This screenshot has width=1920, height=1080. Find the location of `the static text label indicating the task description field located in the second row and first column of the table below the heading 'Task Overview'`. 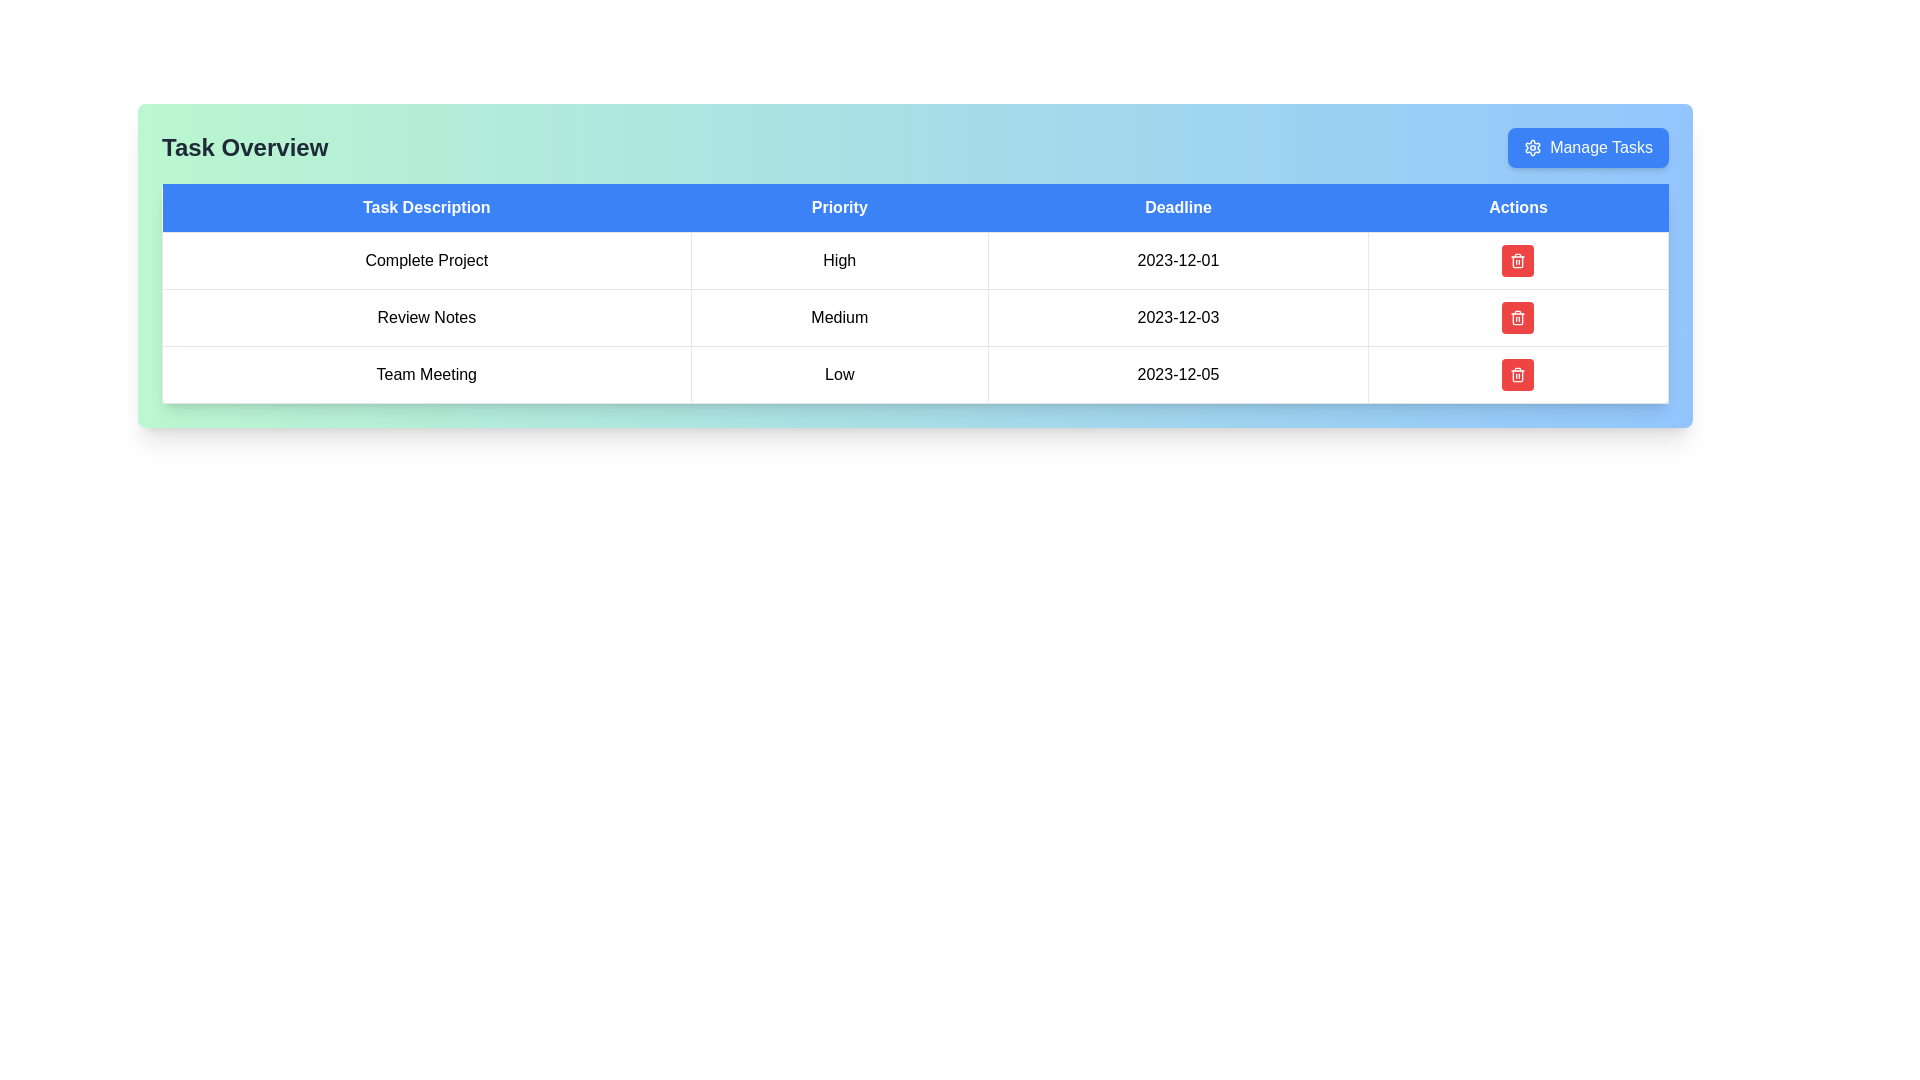

the static text label indicating the task description field located in the second row and first column of the table below the heading 'Task Overview' is located at coordinates (425, 316).